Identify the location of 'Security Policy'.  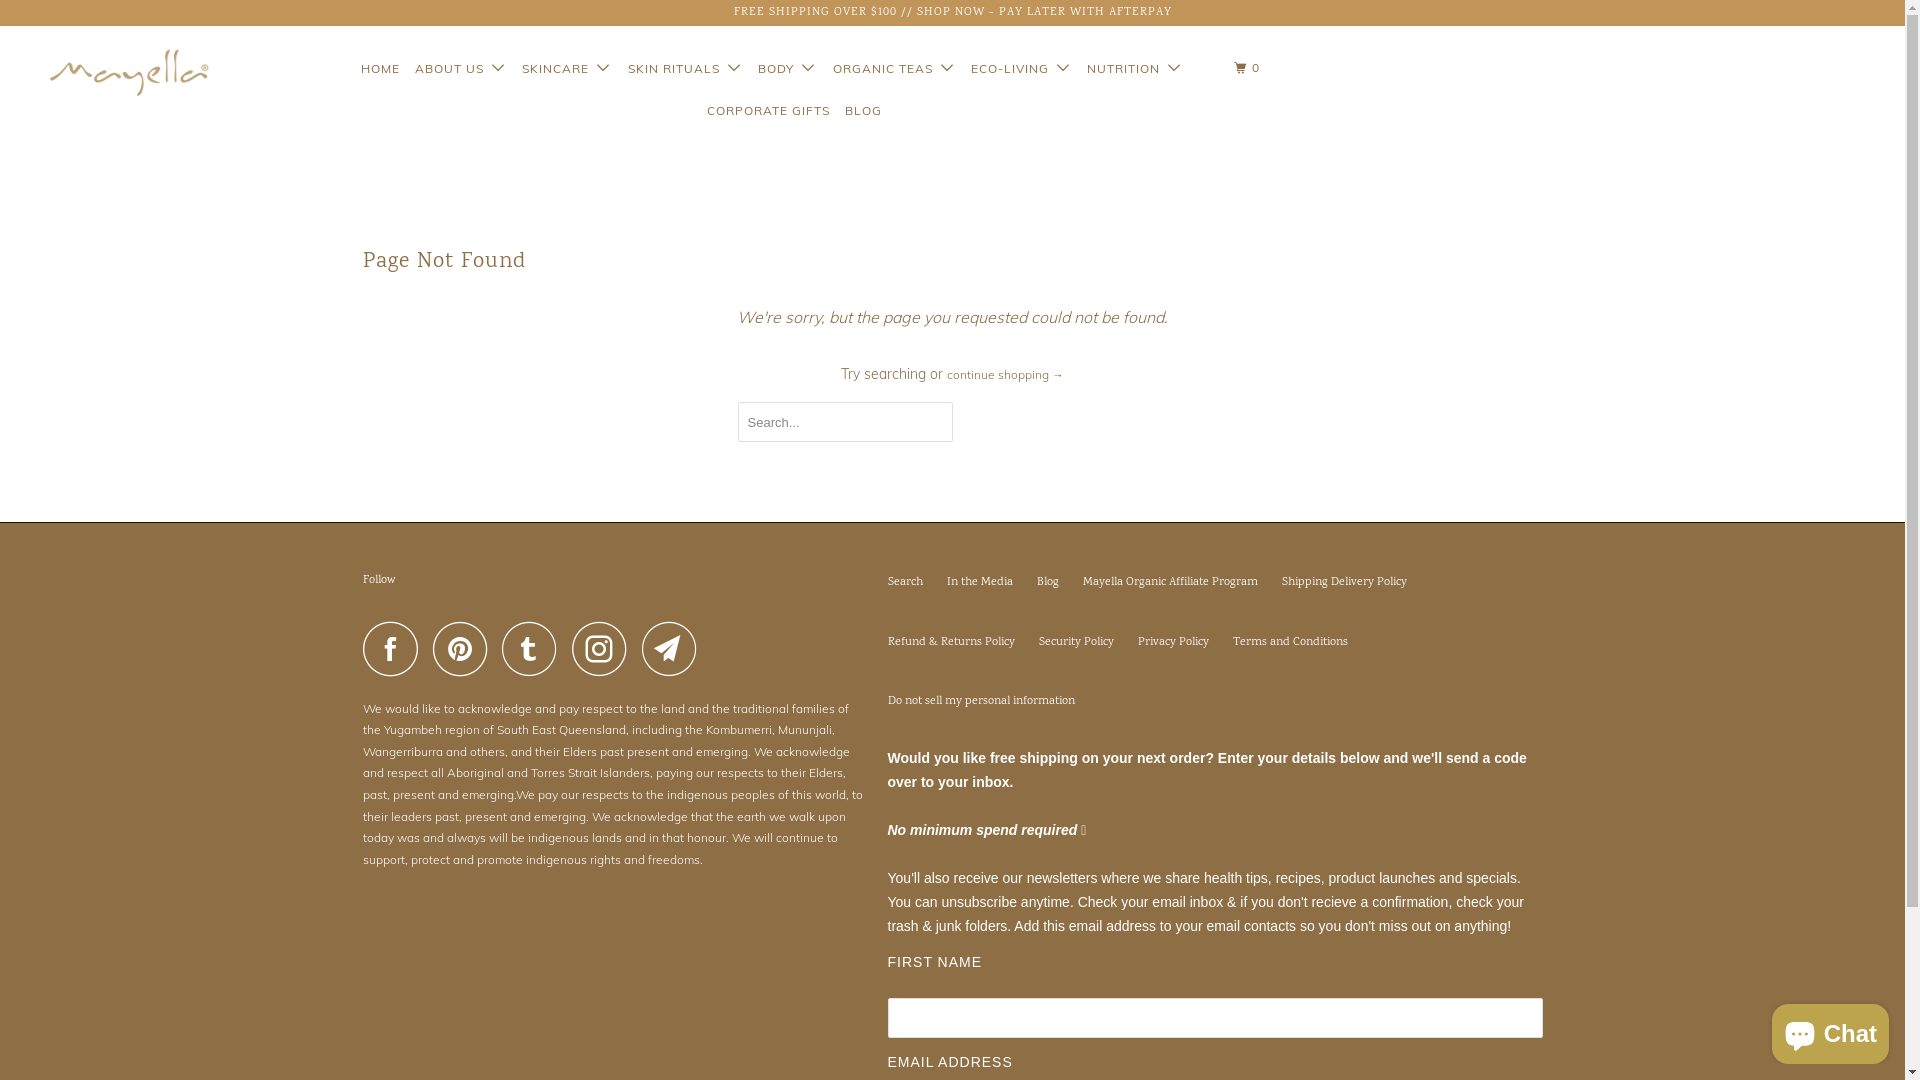
(1037, 642).